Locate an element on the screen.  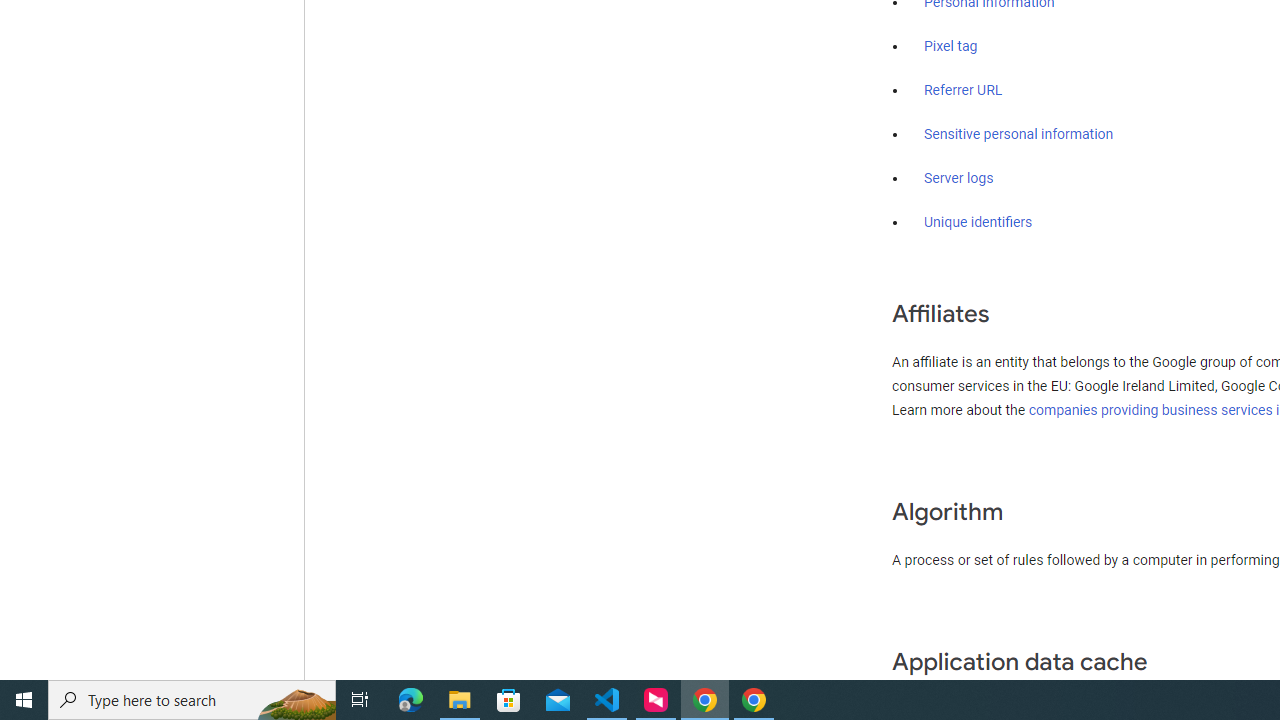
'Sensitive personal information' is located at coordinates (1018, 135).